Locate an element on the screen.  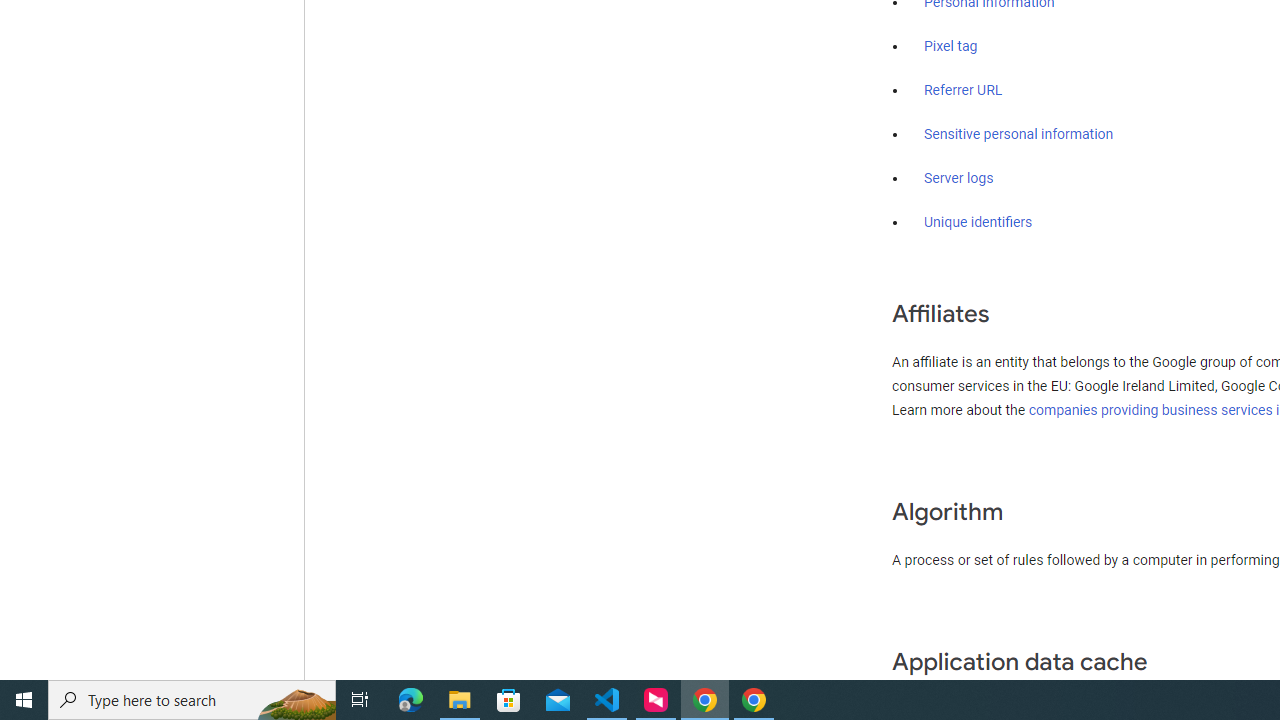
'Sensitive personal information' is located at coordinates (1018, 135).